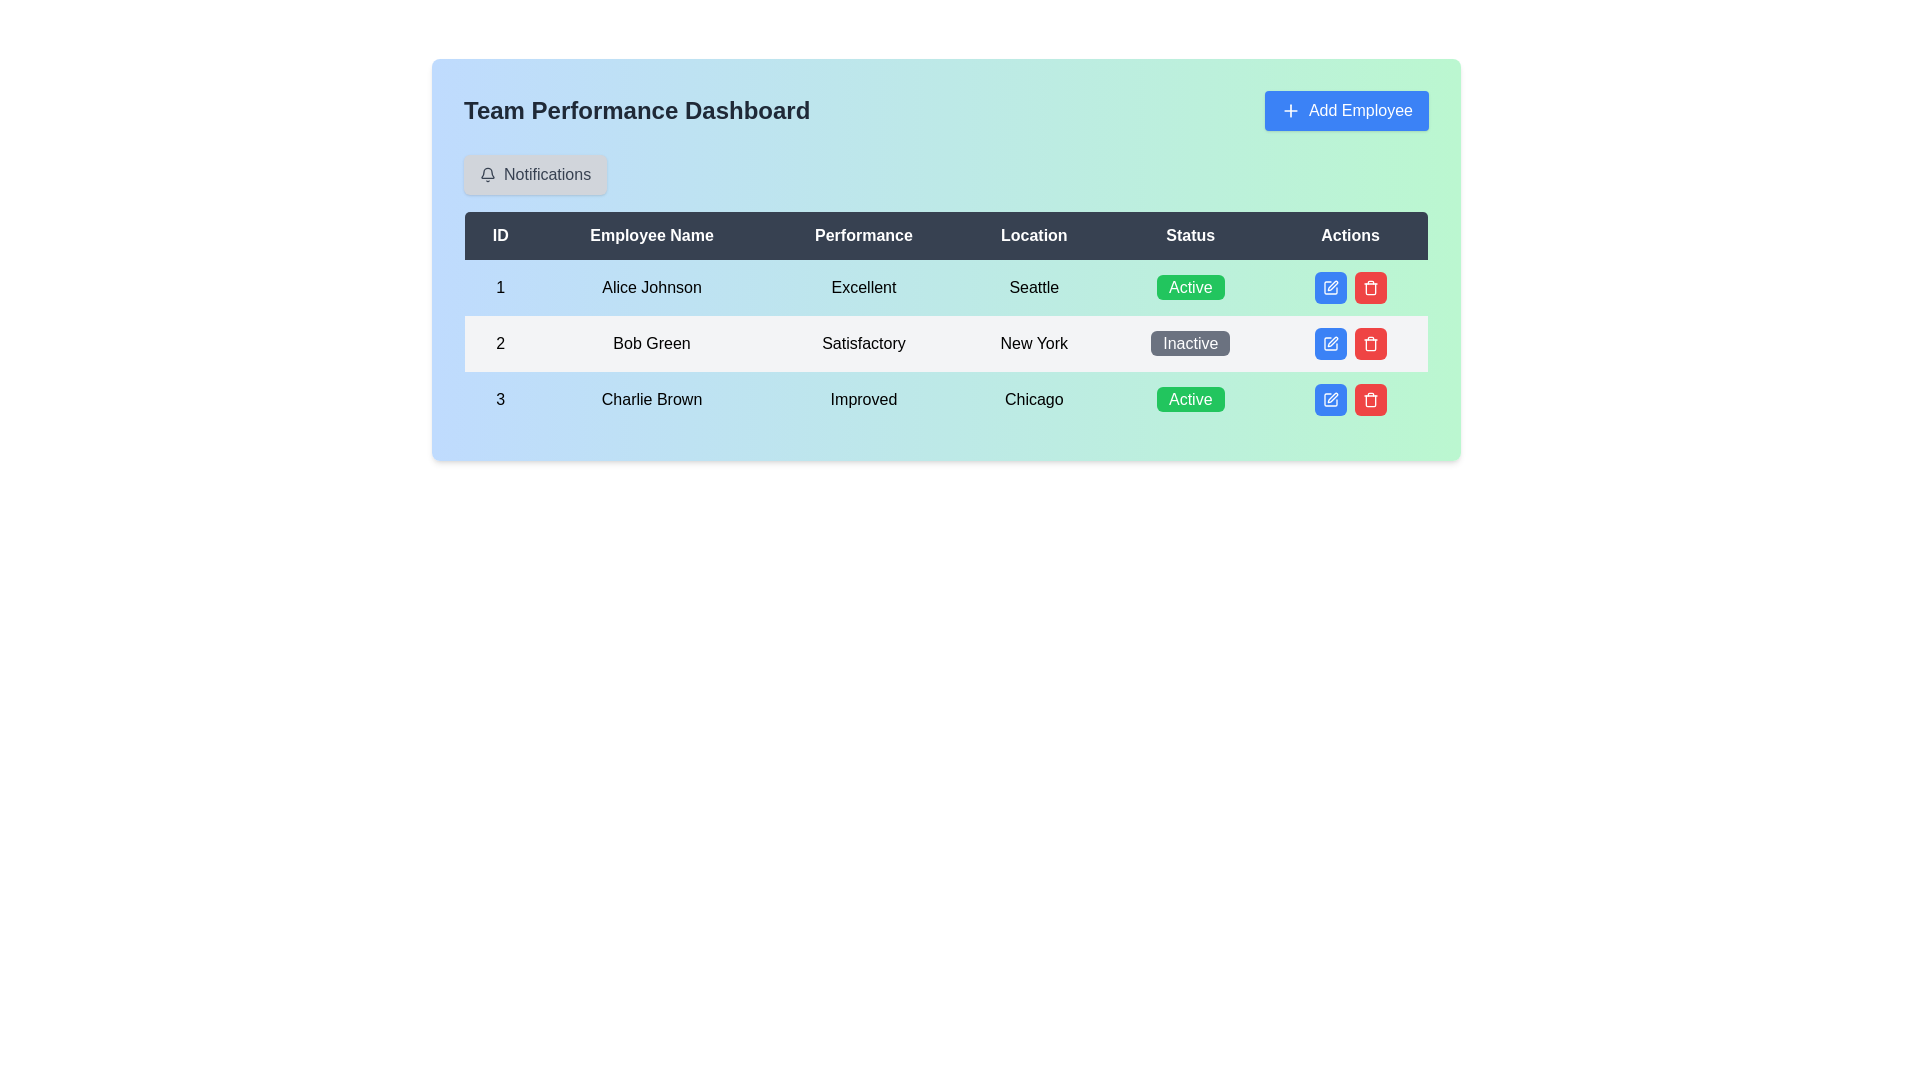 This screenshot has height=1080, width=1920. Describe the element at coordinates (1369, 342) in the screenshot. I see `the delete button located in the 'Actions' column of the second row in the table` at that location.